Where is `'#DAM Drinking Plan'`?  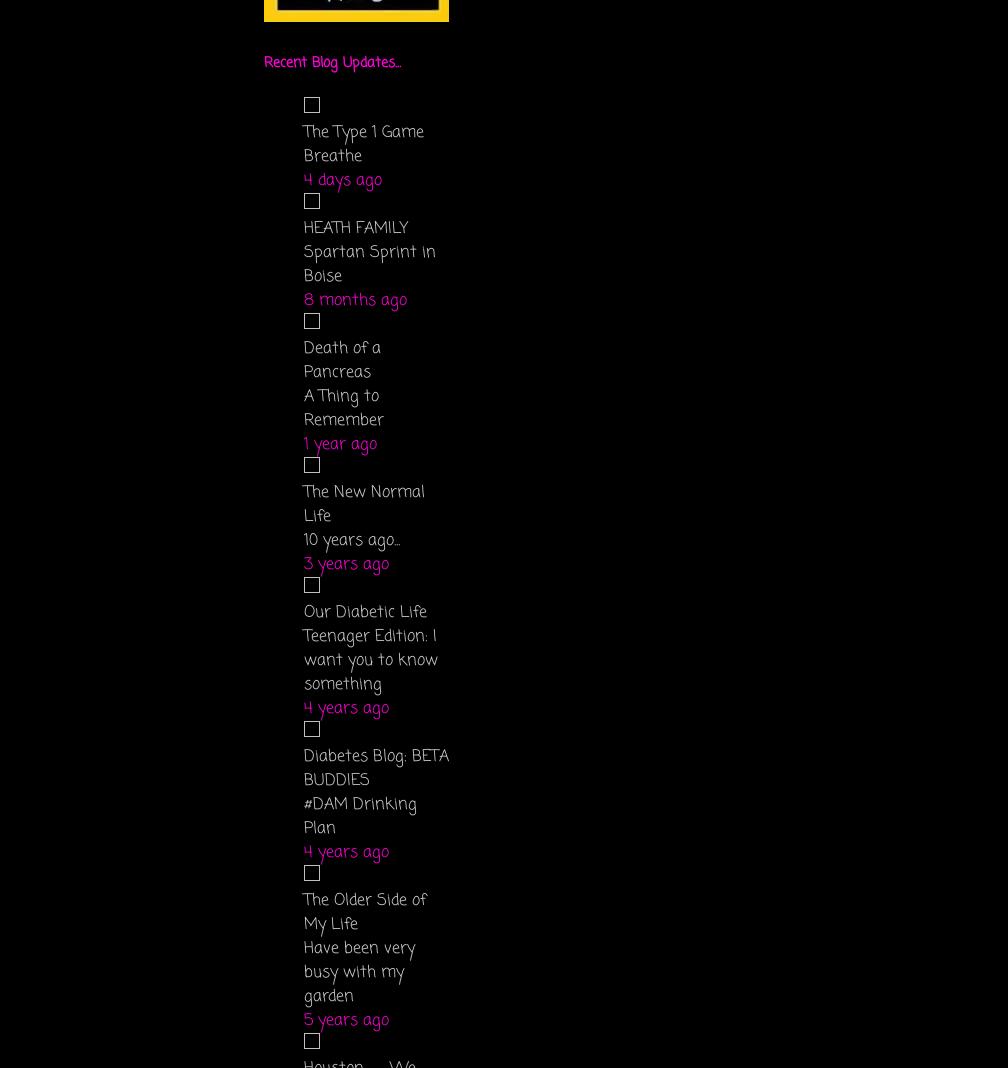
'#DAM Drinking Plan' is located at coordinates (360, 816).